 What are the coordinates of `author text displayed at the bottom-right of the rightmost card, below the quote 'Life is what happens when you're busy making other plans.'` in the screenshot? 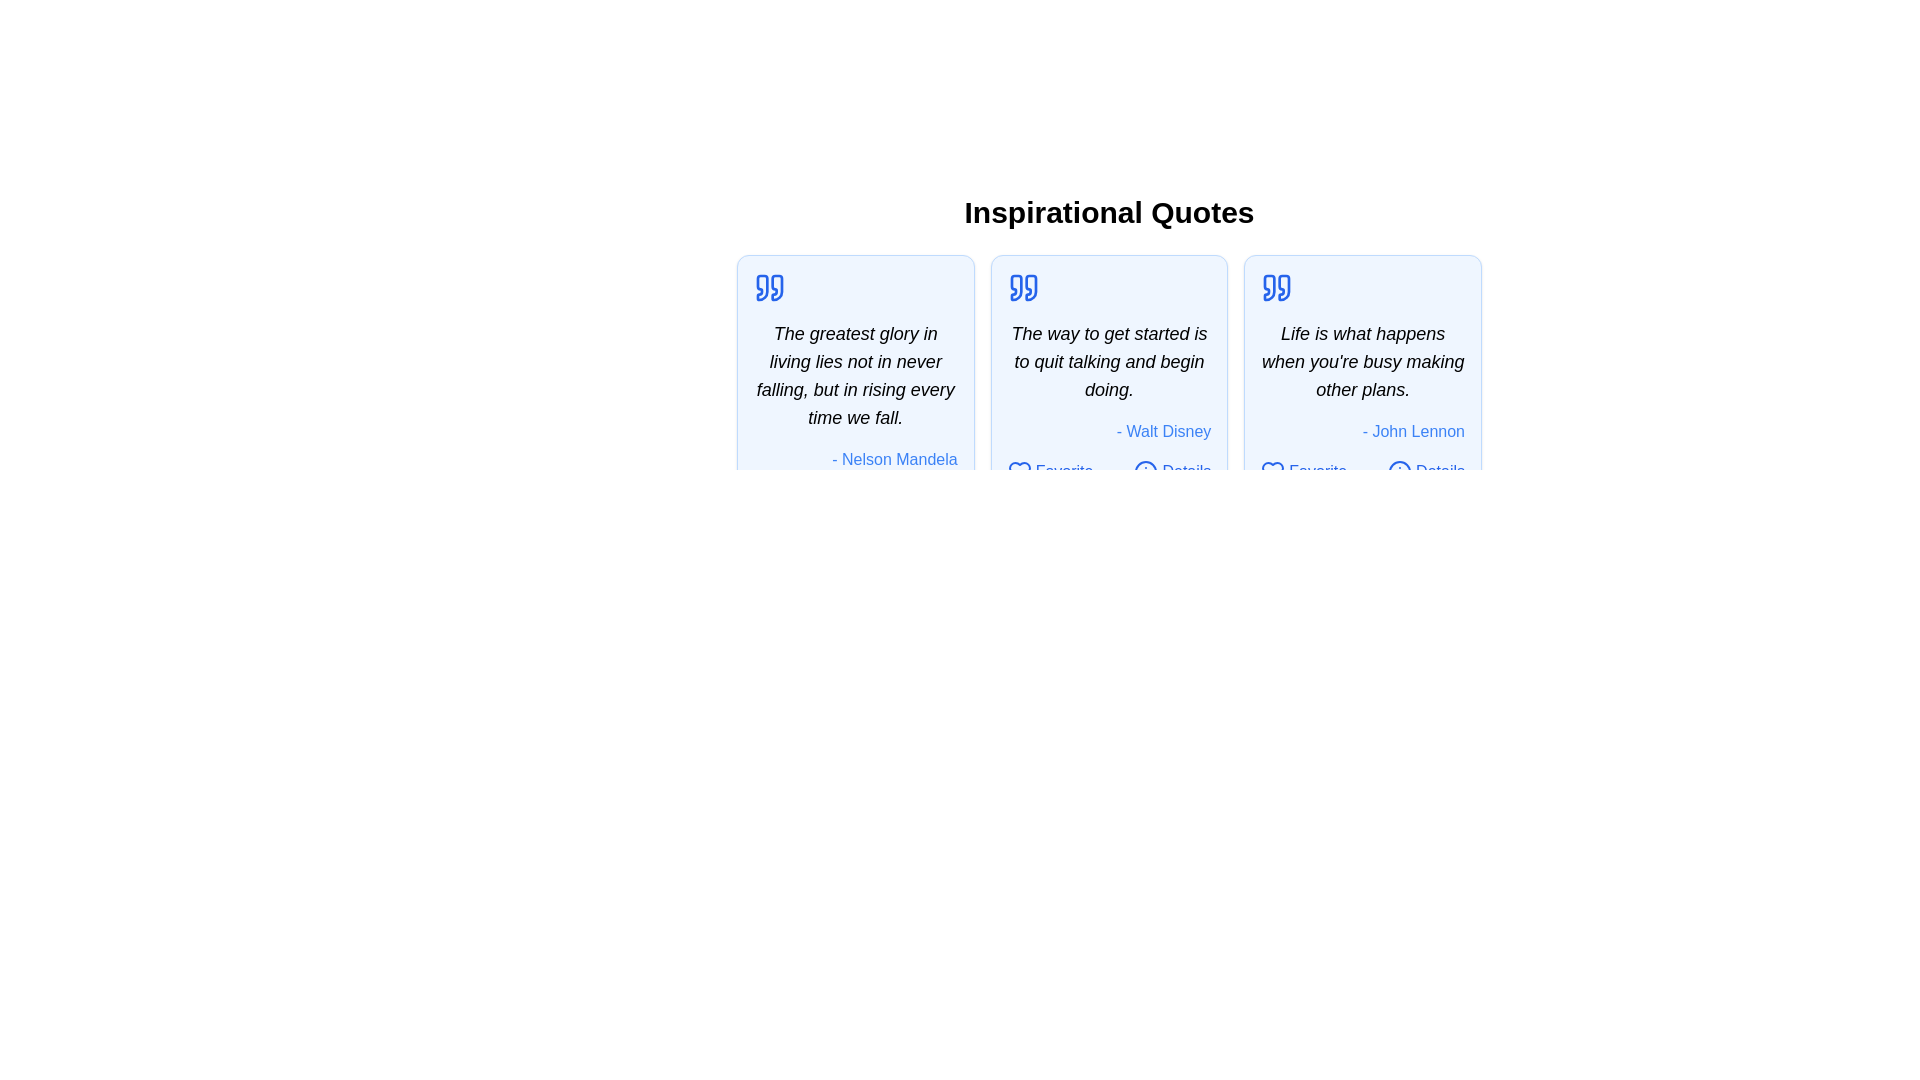 It's located at (1362, 431).